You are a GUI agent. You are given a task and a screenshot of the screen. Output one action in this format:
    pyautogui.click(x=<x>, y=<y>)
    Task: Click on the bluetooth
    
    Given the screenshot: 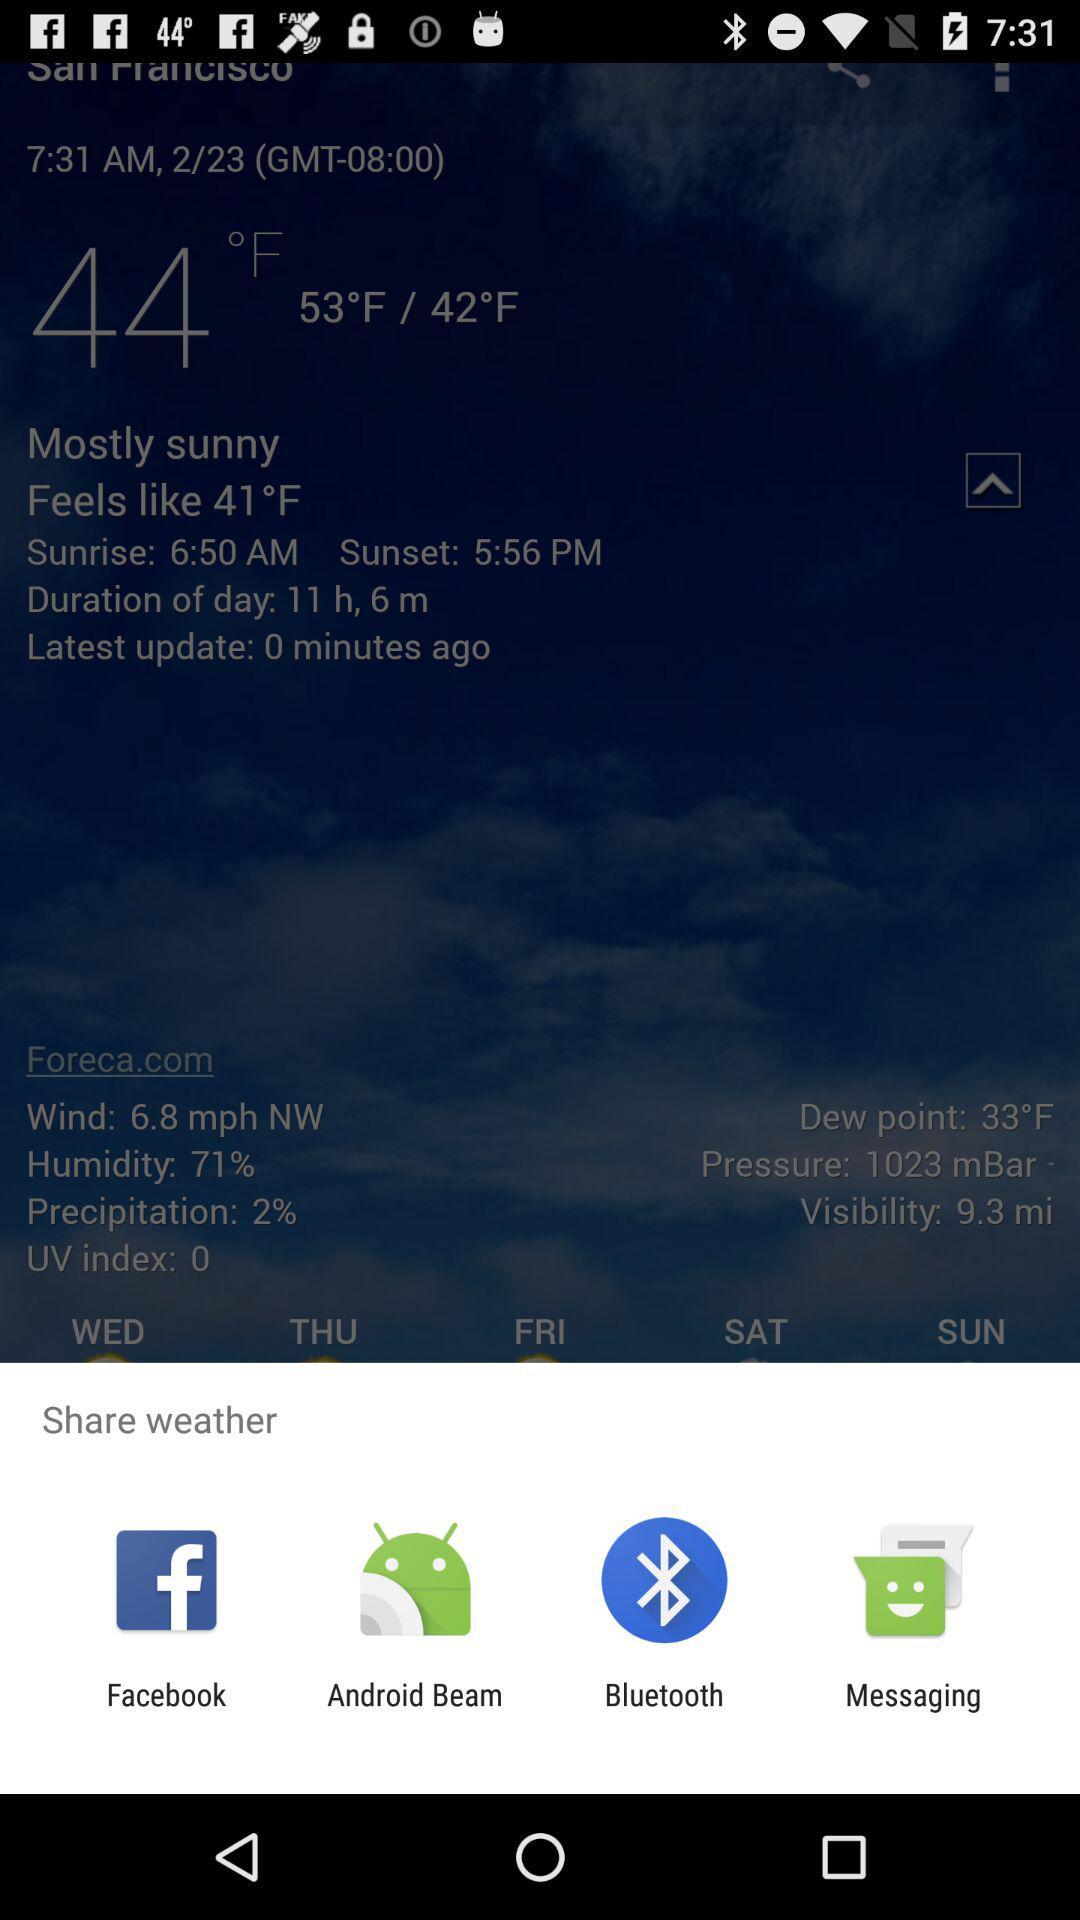 What is the action you would take?
    pyautogui.click(x=664, y=1711)
    